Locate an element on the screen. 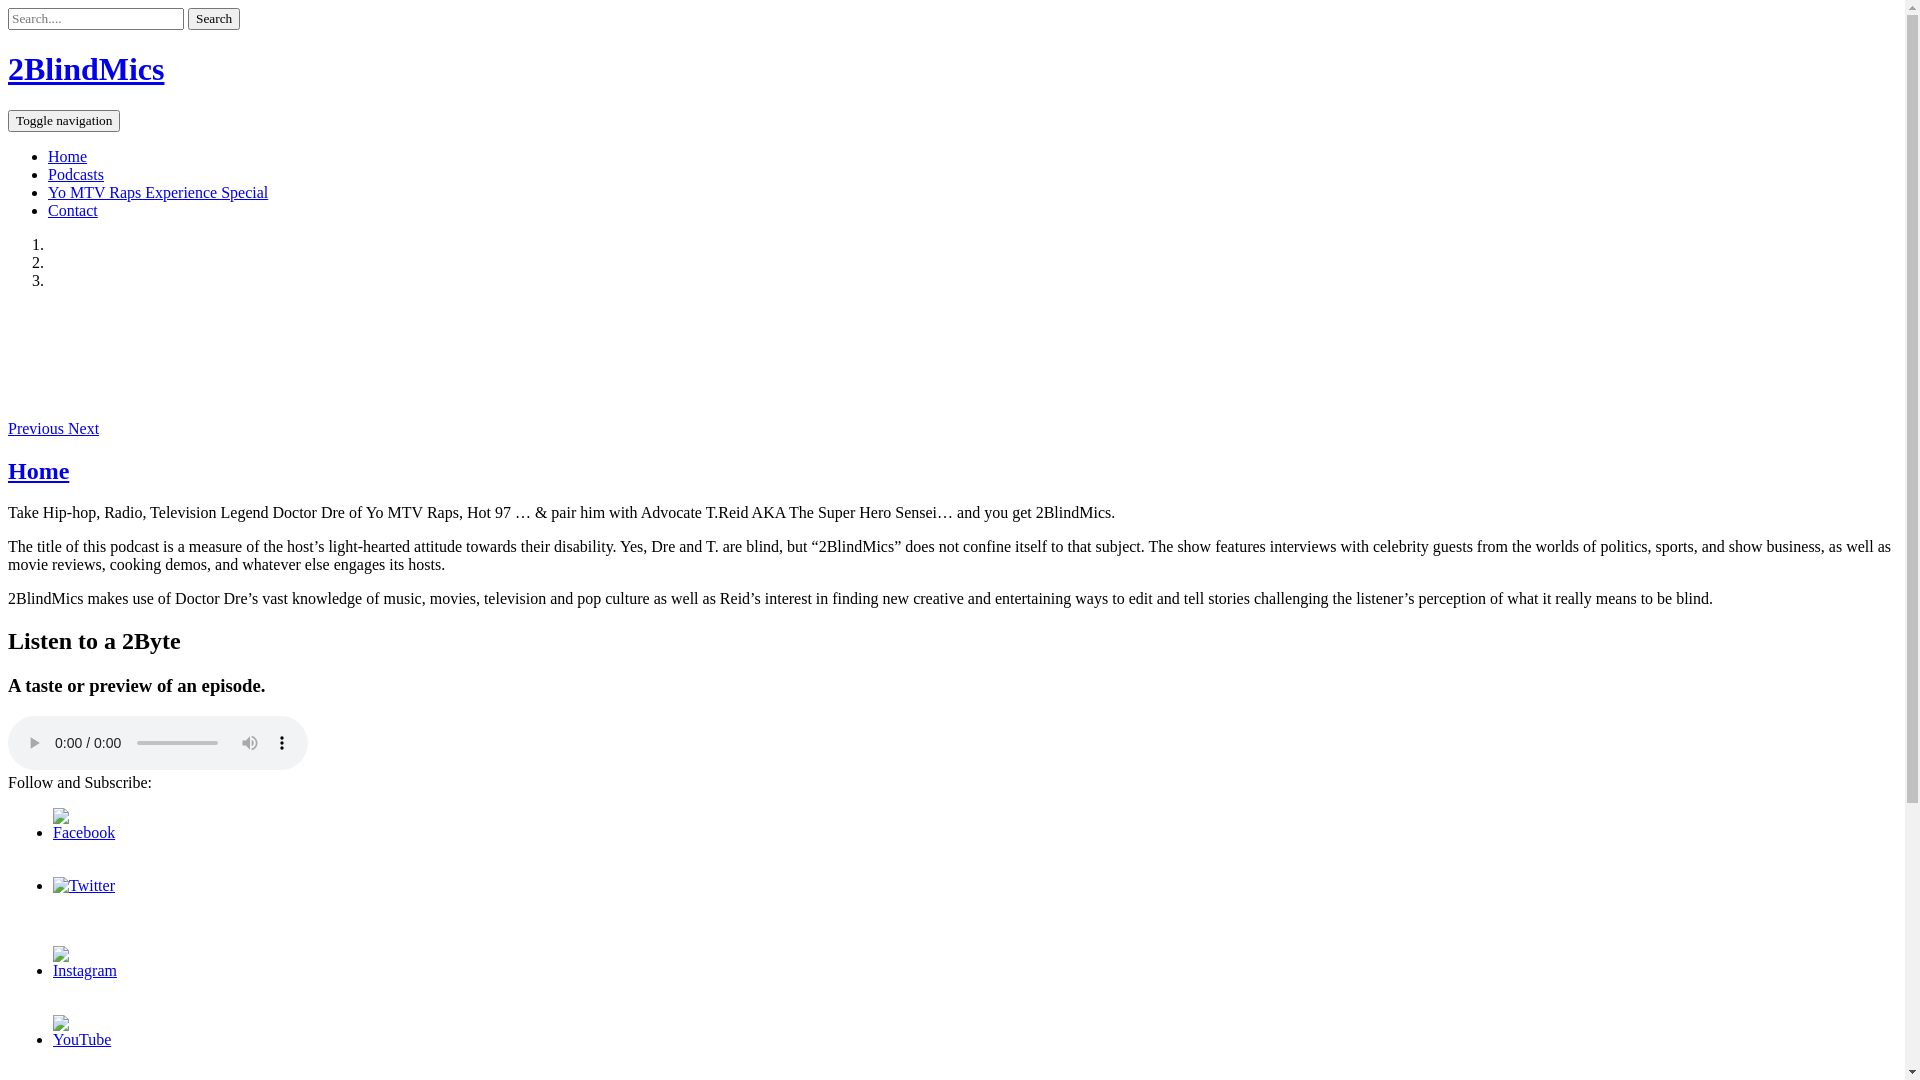 The width and height of the screenshot is (1920, 1080). '2BlindMics' is located at coordinates (85, 68).